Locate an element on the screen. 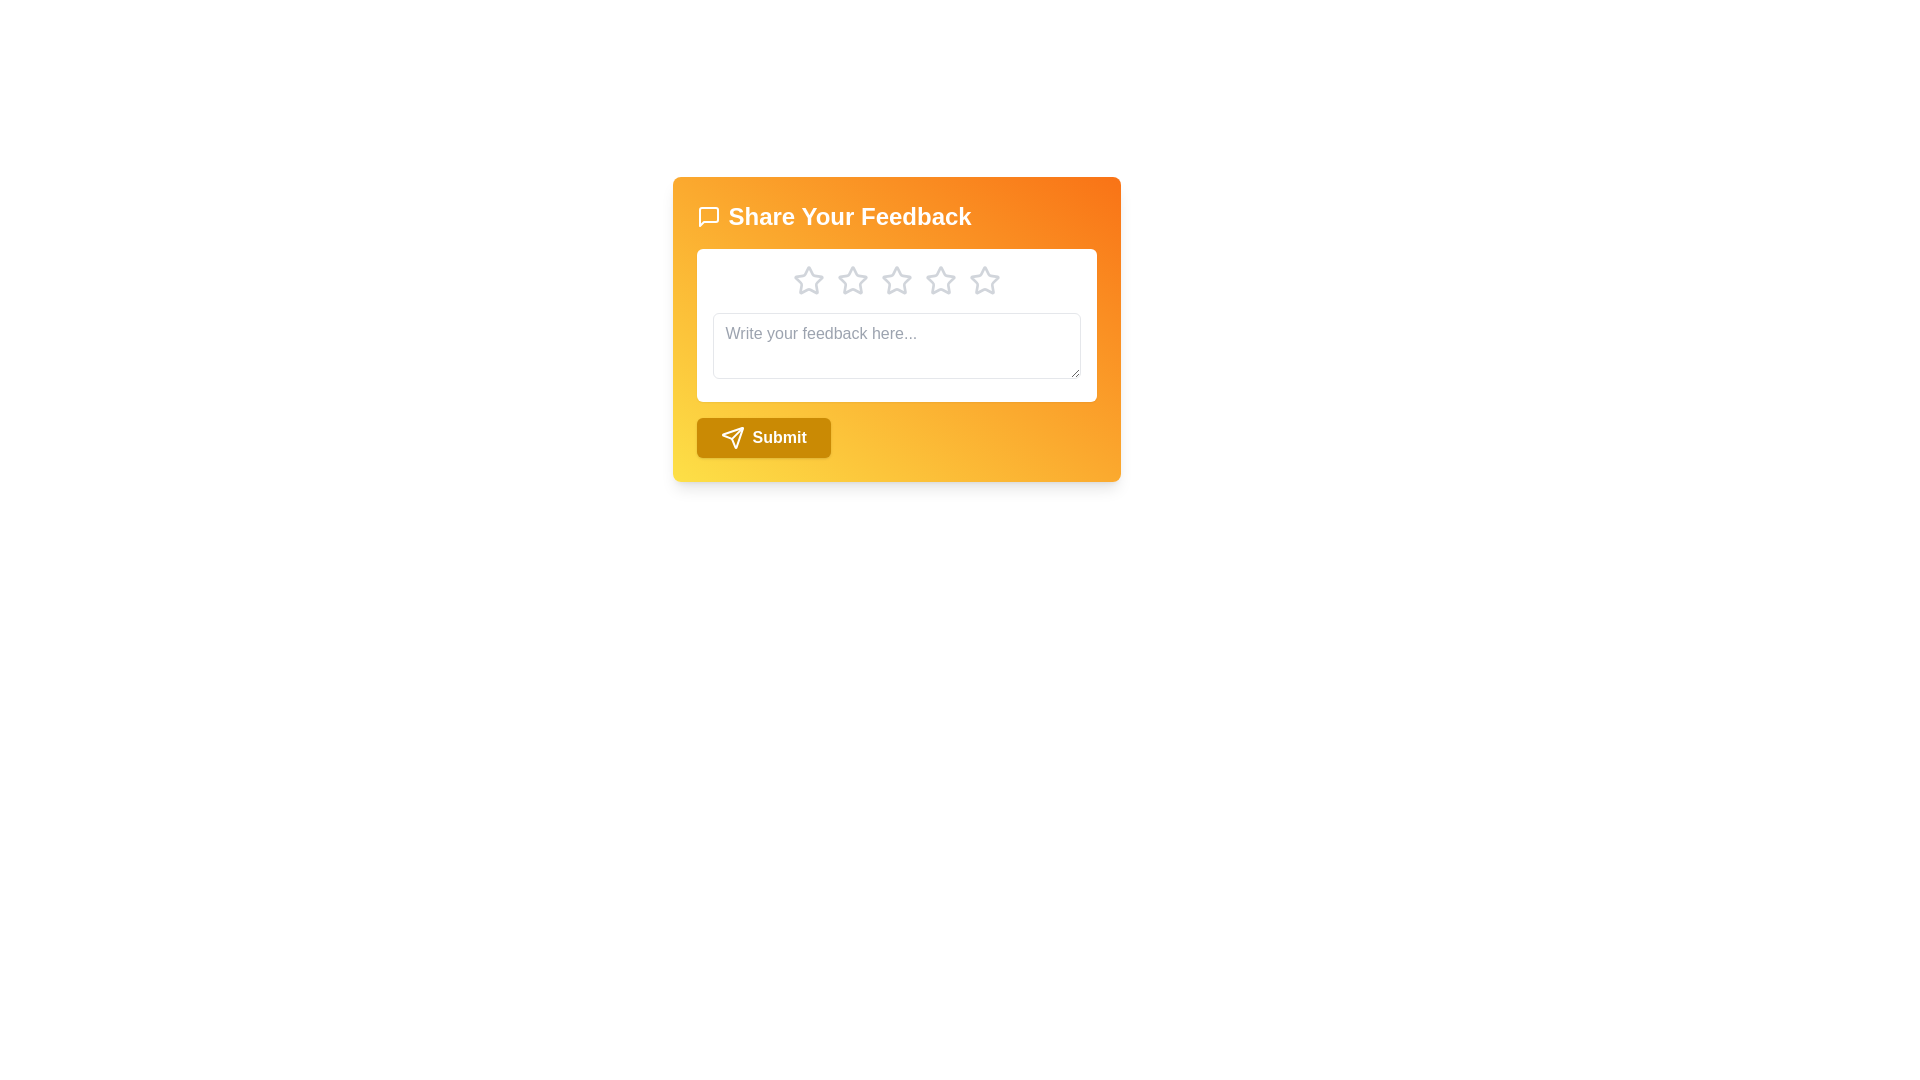  the third interactive star icon in the rating system is located at coordinates (852, 281).